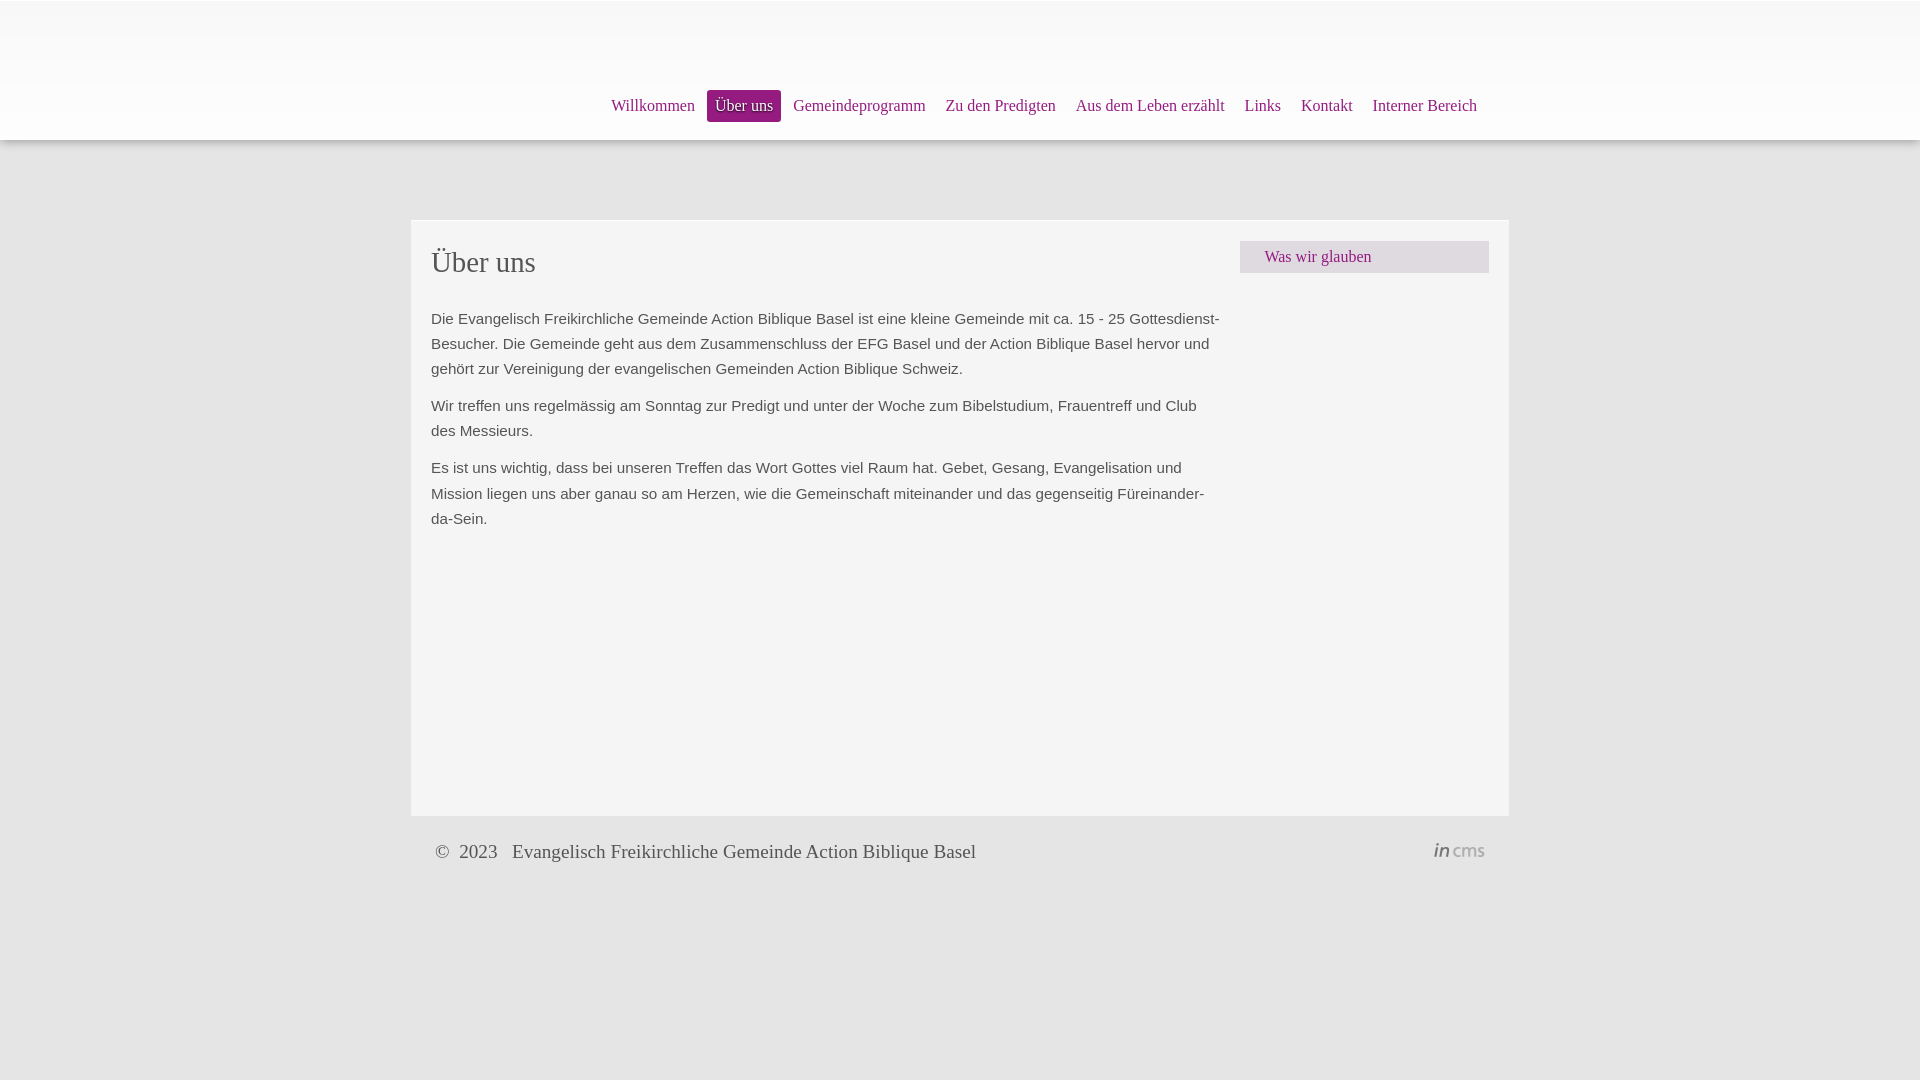 The width and height of the screenshot is (1920, 1080). What do you see at coordinates (1363, 256) in the screenshot?
I see `'Was wir glauben'` at bounding box center [1363, 256].